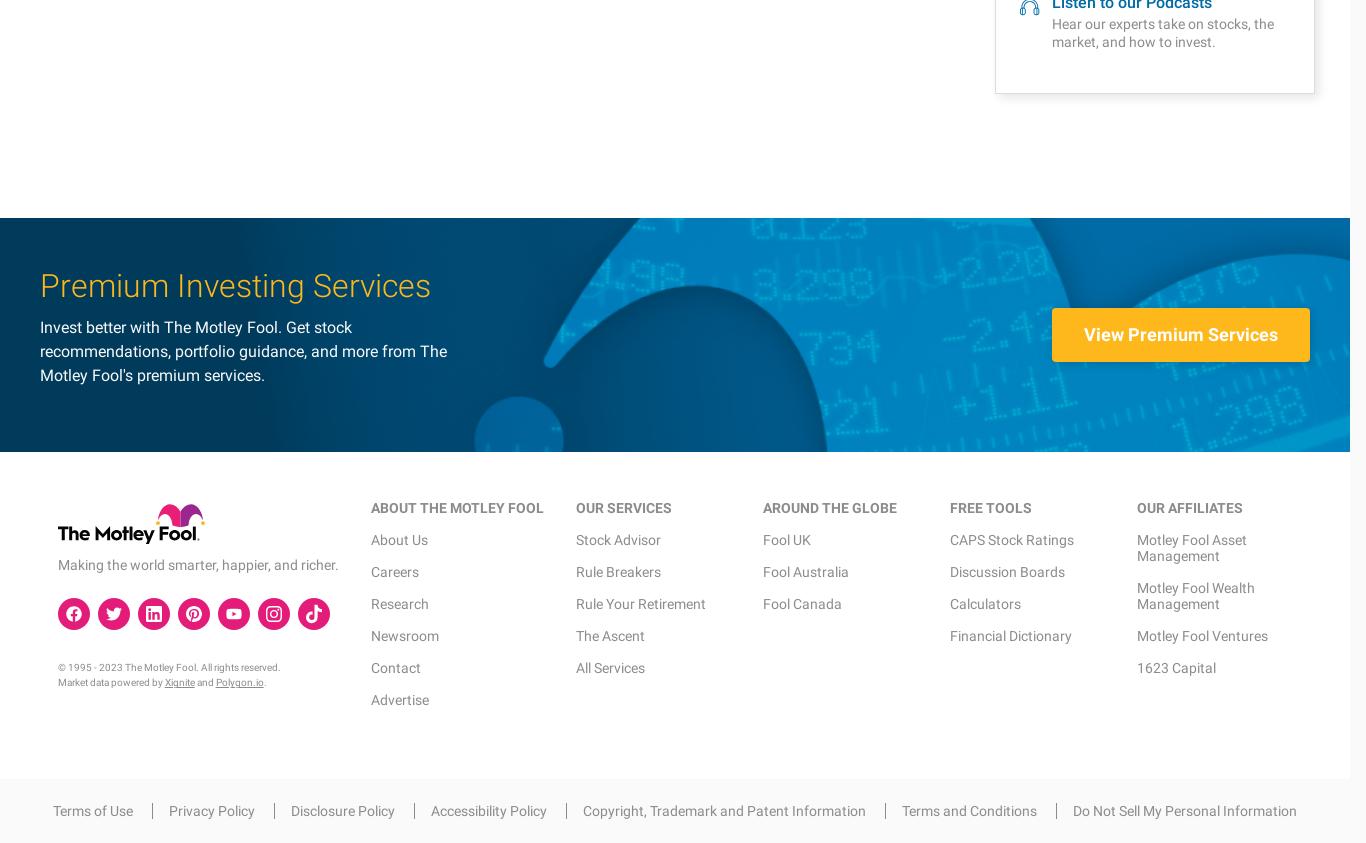 This screenshot has width=1366, height=843. Describe the element at coordinates (1185, 354) in the screenshot. I see `'Do Not Sell My Personal Information'` at that location.